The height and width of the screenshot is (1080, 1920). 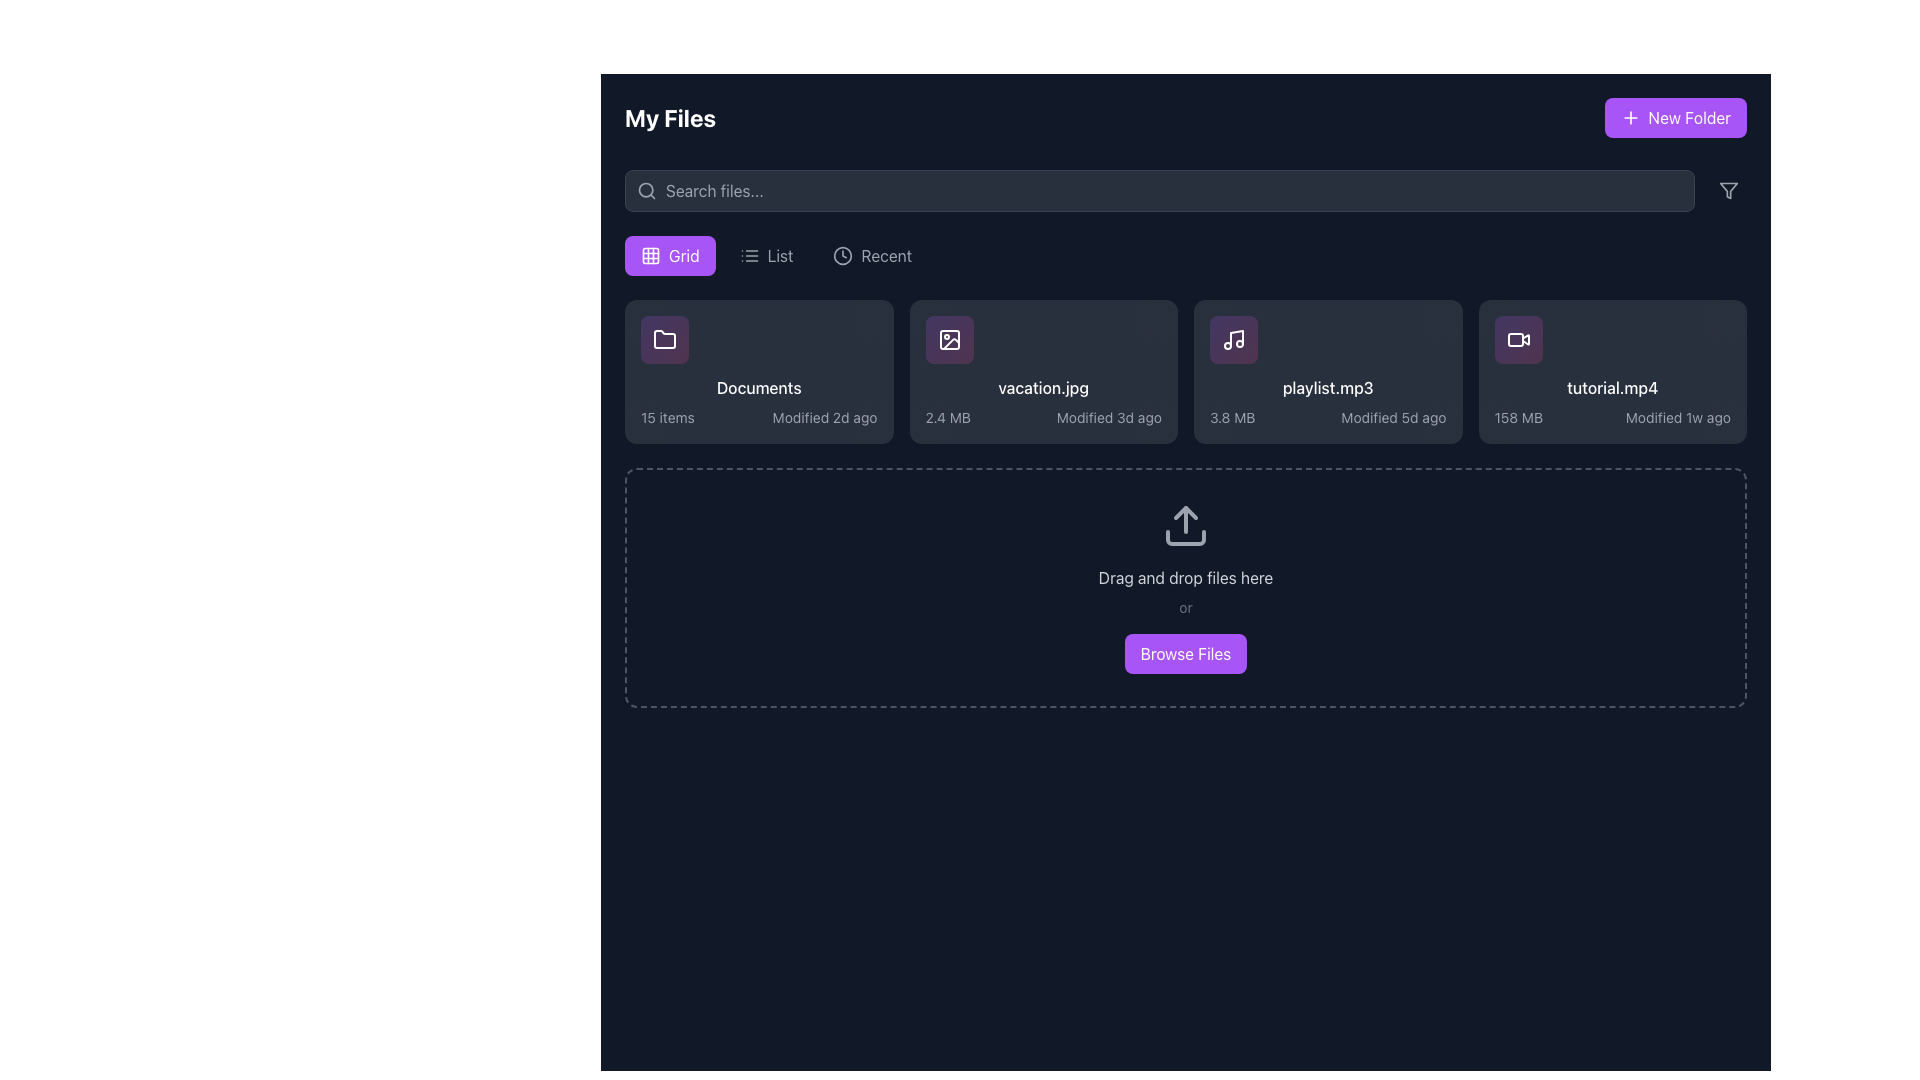 What do you see at coordinates (1563, 371) in the screenshot?
I see `the download icon button, which is a white downward arrow with a line beneath it, located in the top-right corner of the video card for 'tutorial.mp4', to initiate the download process` at bounding box center [1563, 371].